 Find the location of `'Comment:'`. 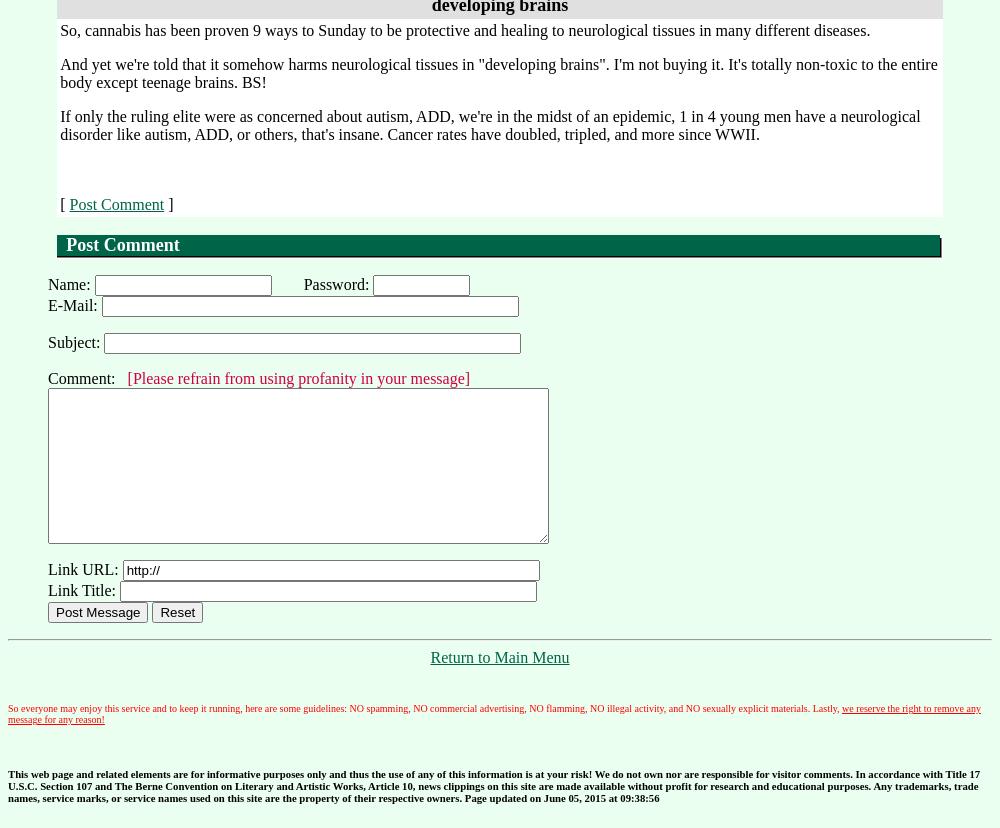

'Comment:' is located at coordinates (86, 378).